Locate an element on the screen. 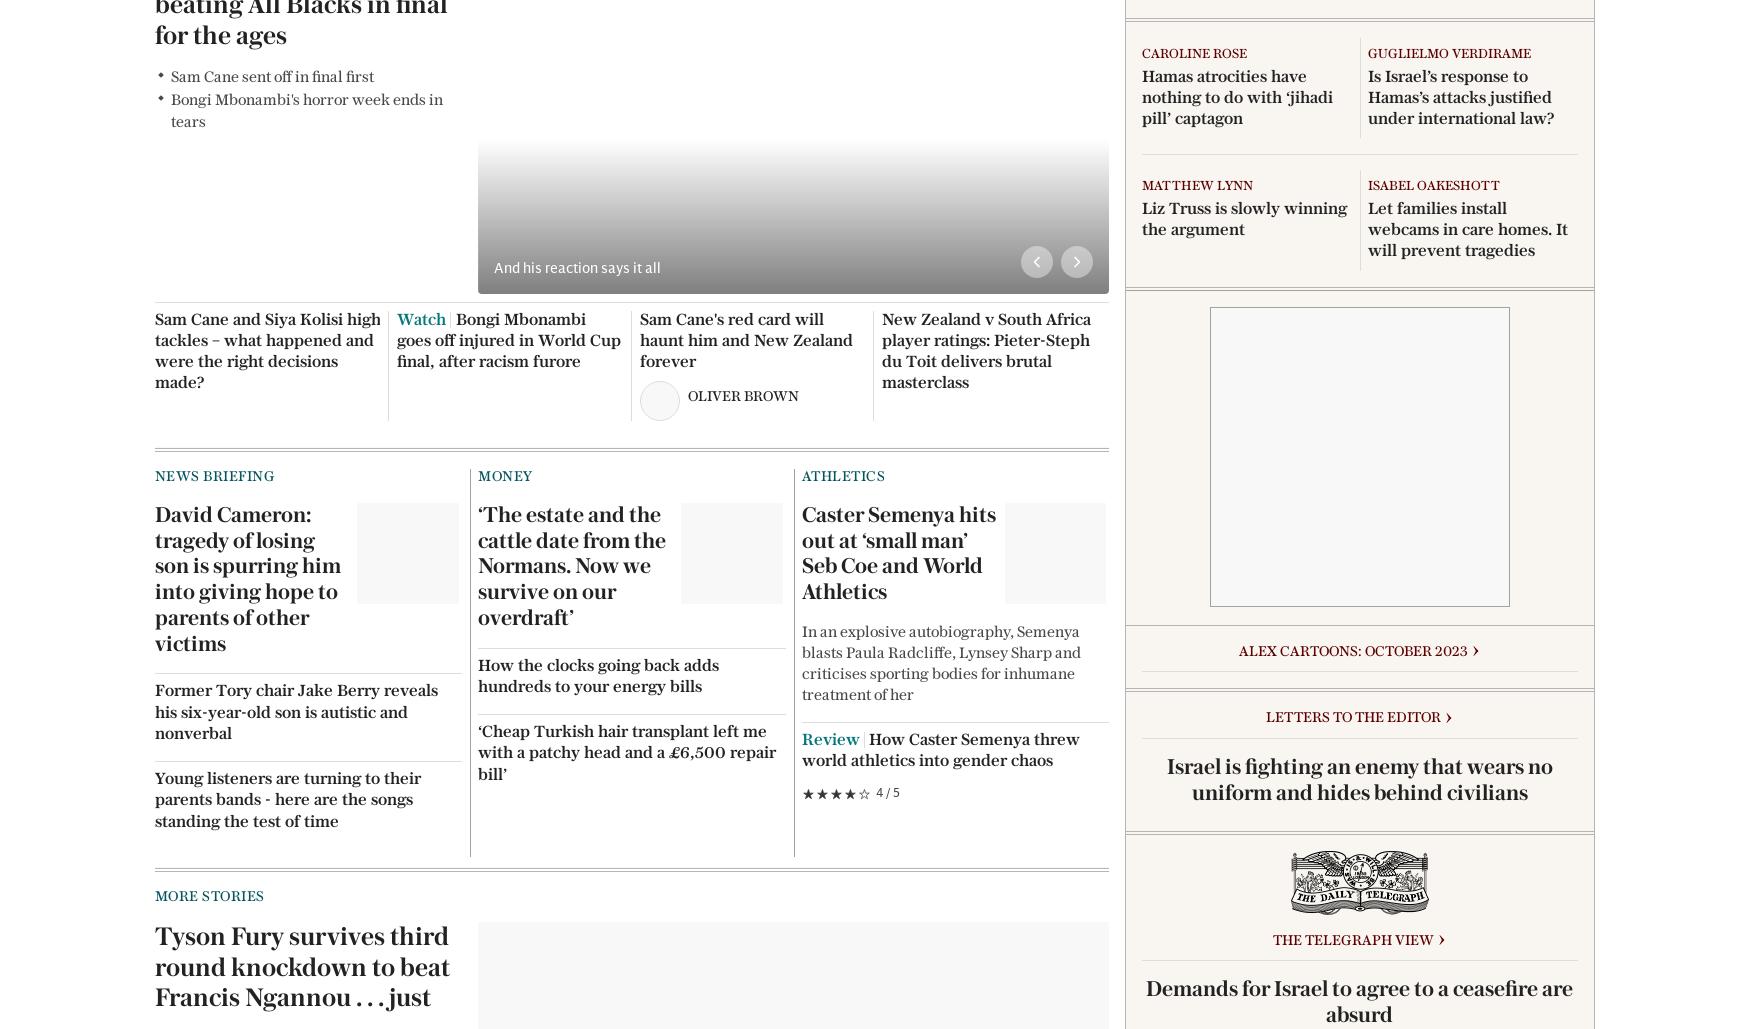 This screenshot has height=1029, width=1749. 'The ten style investments to make now and keep forever – all under £250' is located at coordinates (509, 789).